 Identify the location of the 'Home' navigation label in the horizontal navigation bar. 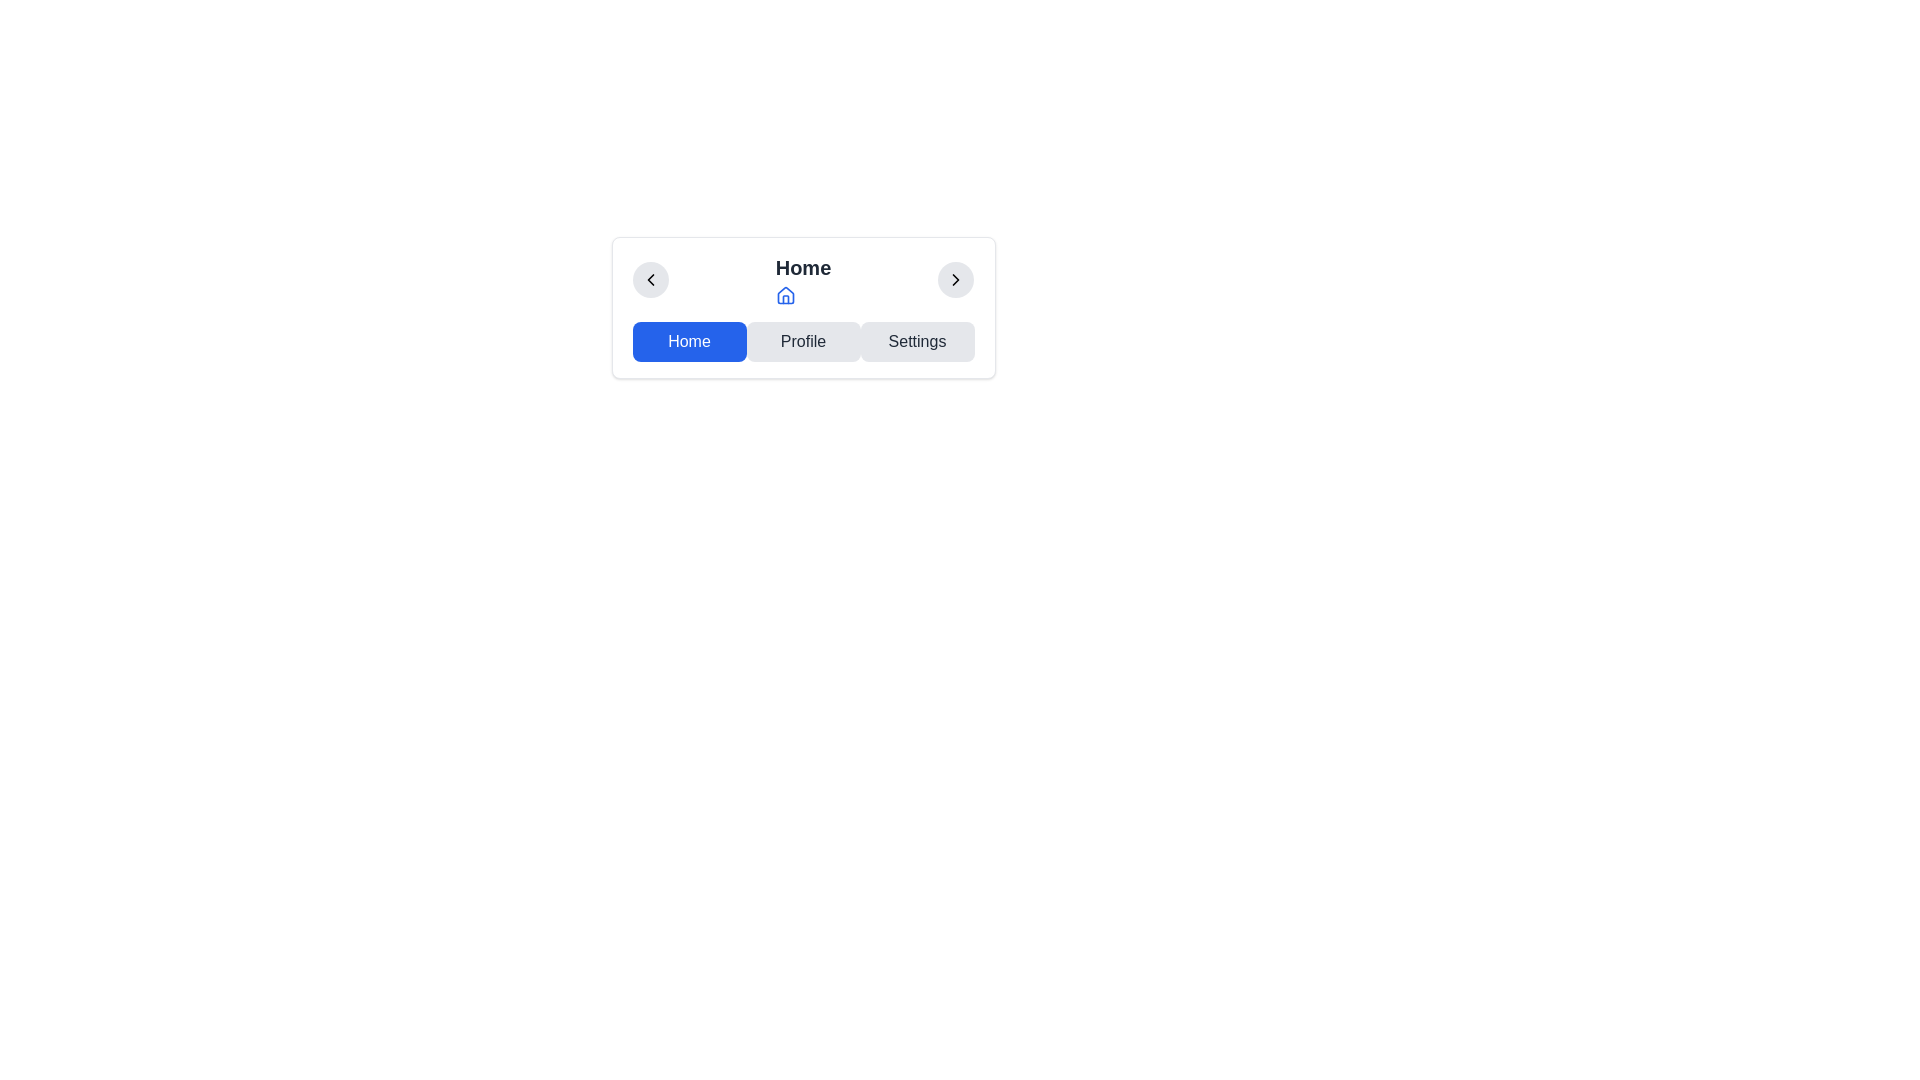
(803, 280).